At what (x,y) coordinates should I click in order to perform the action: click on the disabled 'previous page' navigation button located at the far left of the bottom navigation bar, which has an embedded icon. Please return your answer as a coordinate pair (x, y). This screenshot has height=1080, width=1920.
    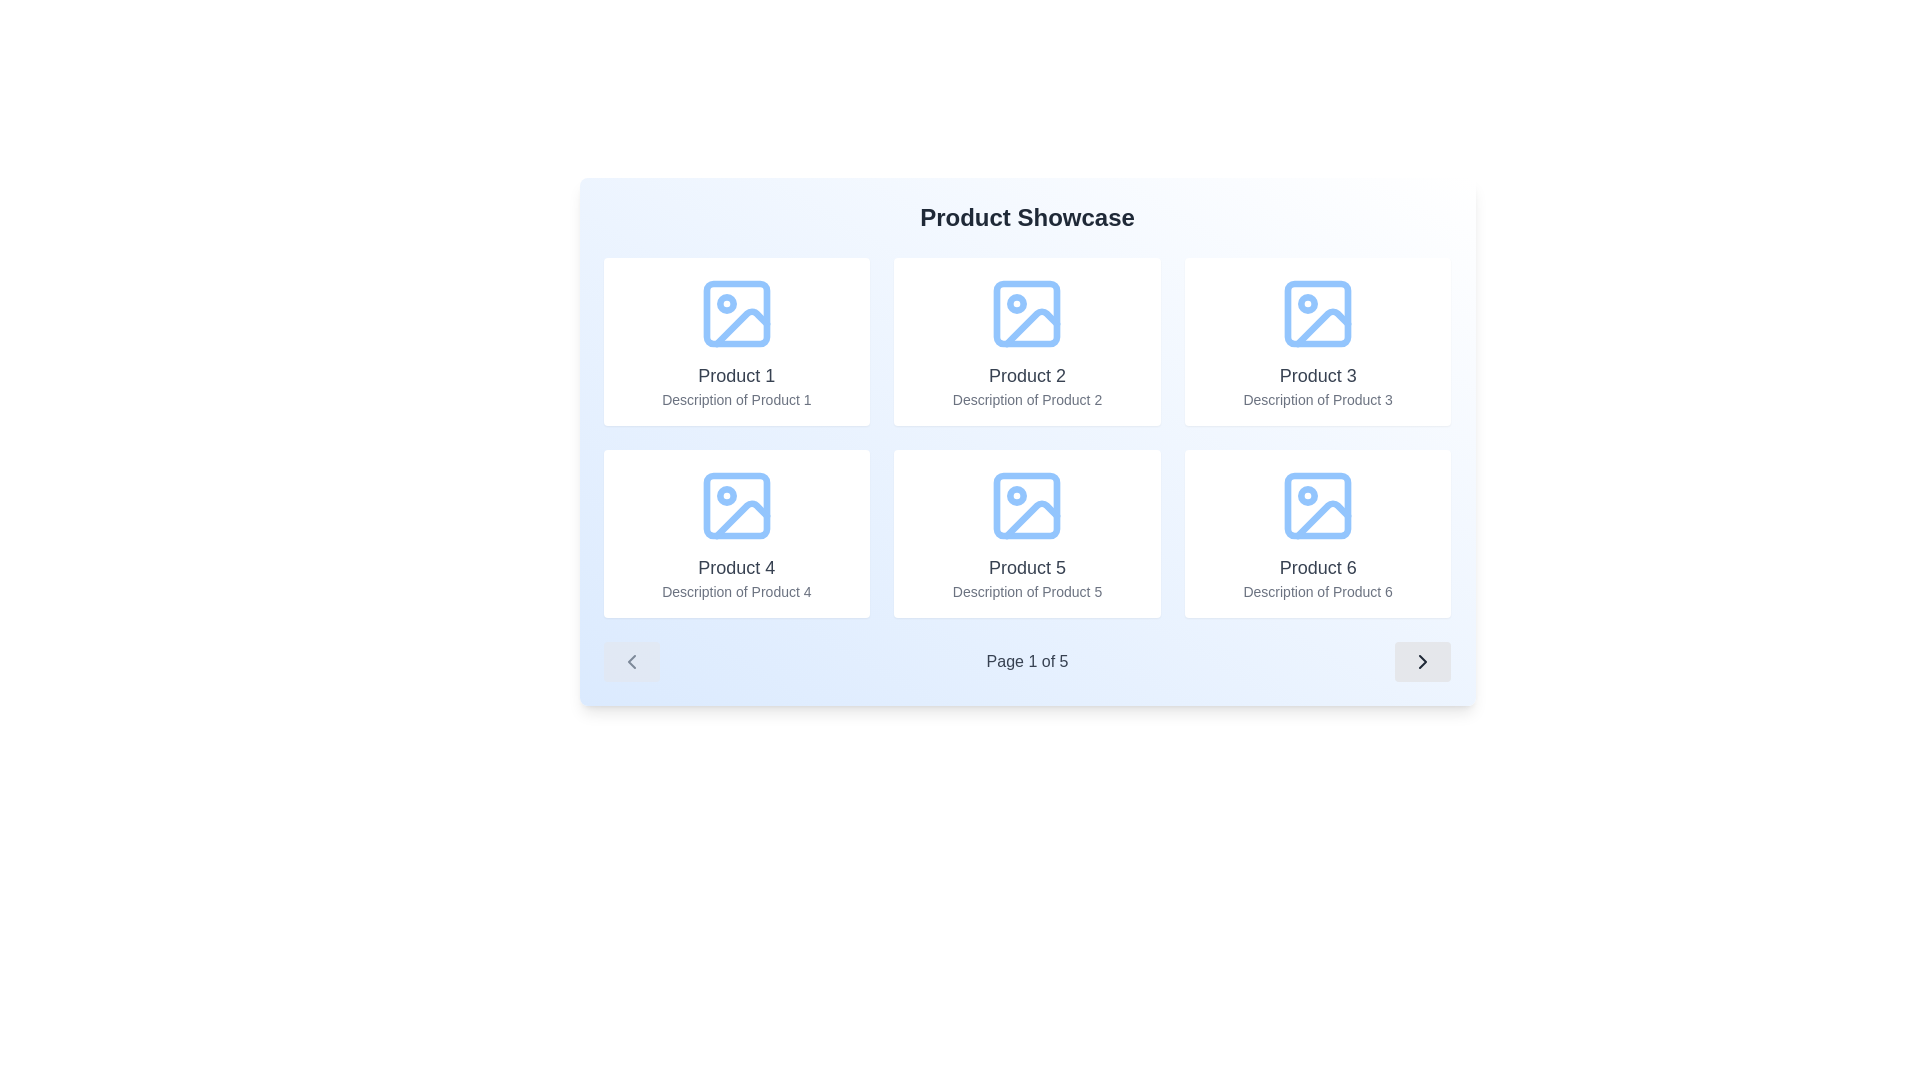
    Looking at the image, I should click on (630, 662).